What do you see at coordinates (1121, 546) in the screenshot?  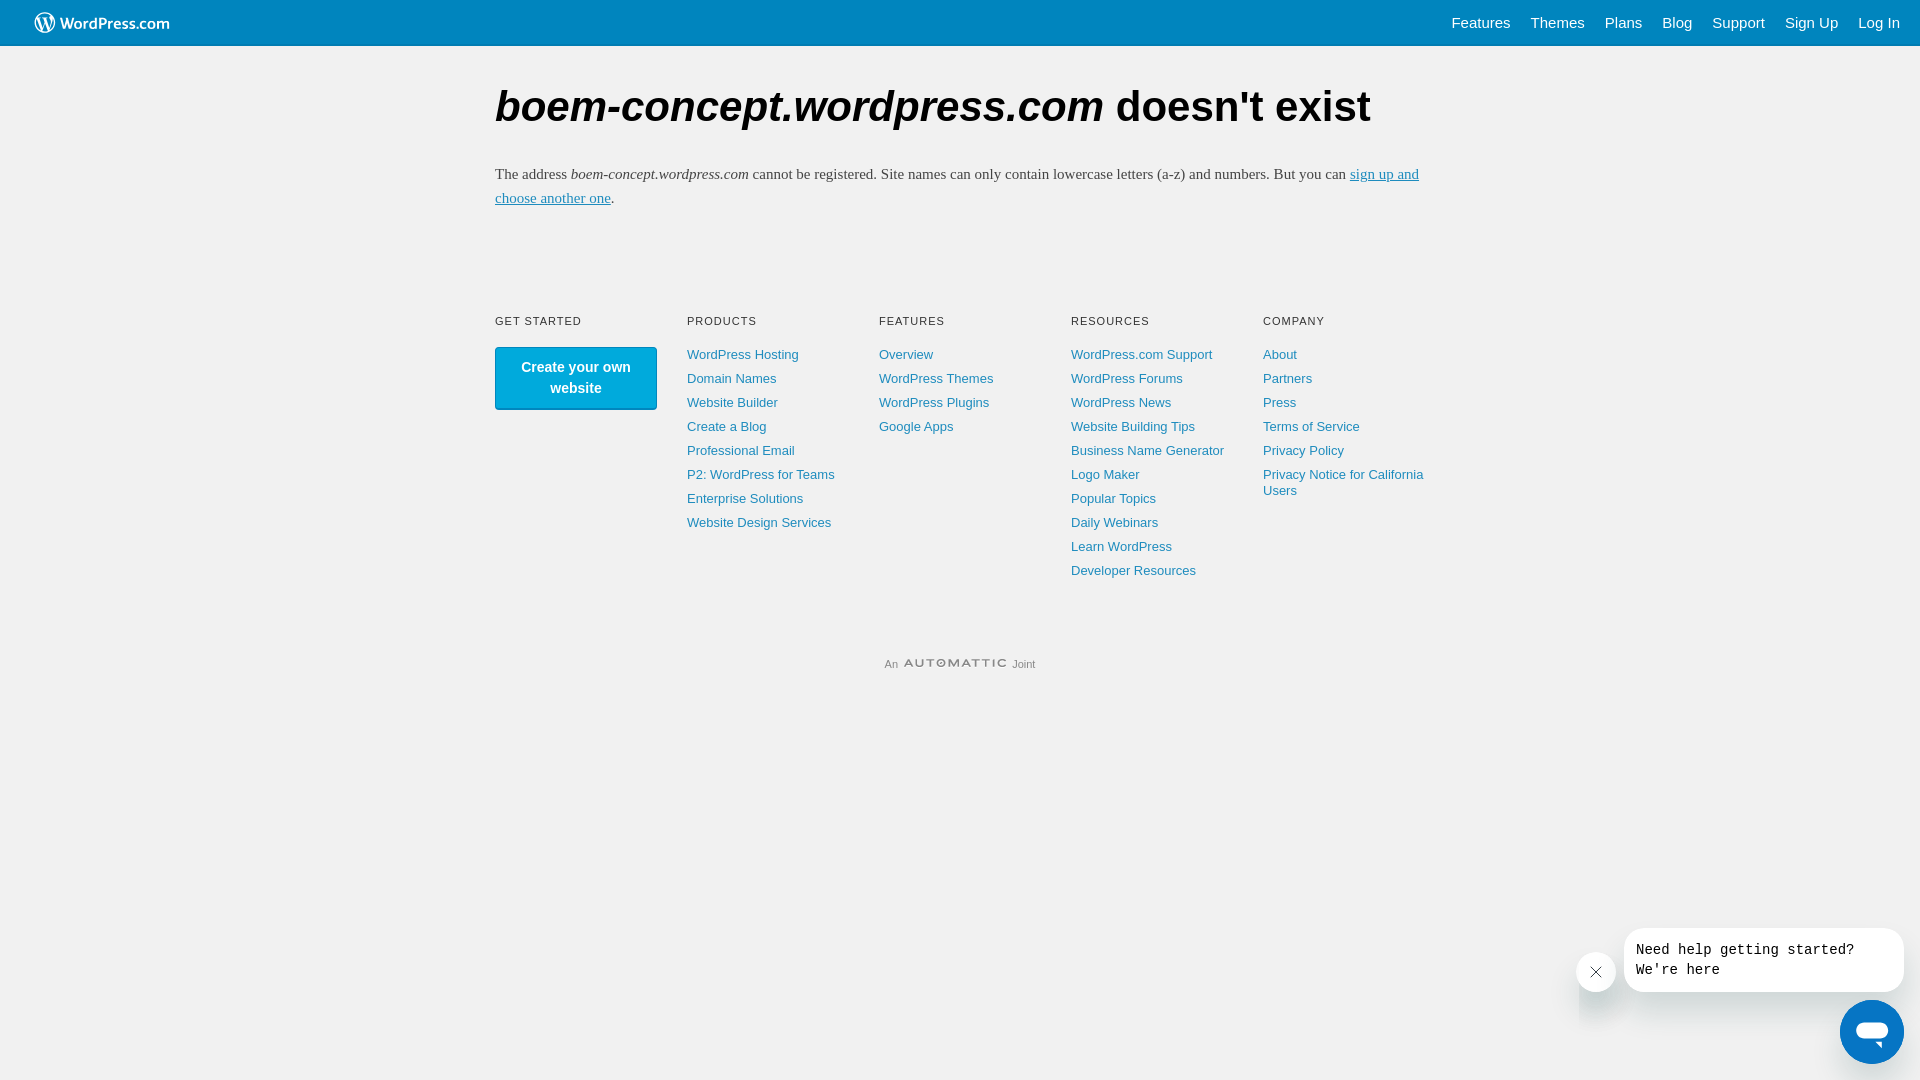 I see `'Learn WordPress'` at bounding box center [1121, 546].